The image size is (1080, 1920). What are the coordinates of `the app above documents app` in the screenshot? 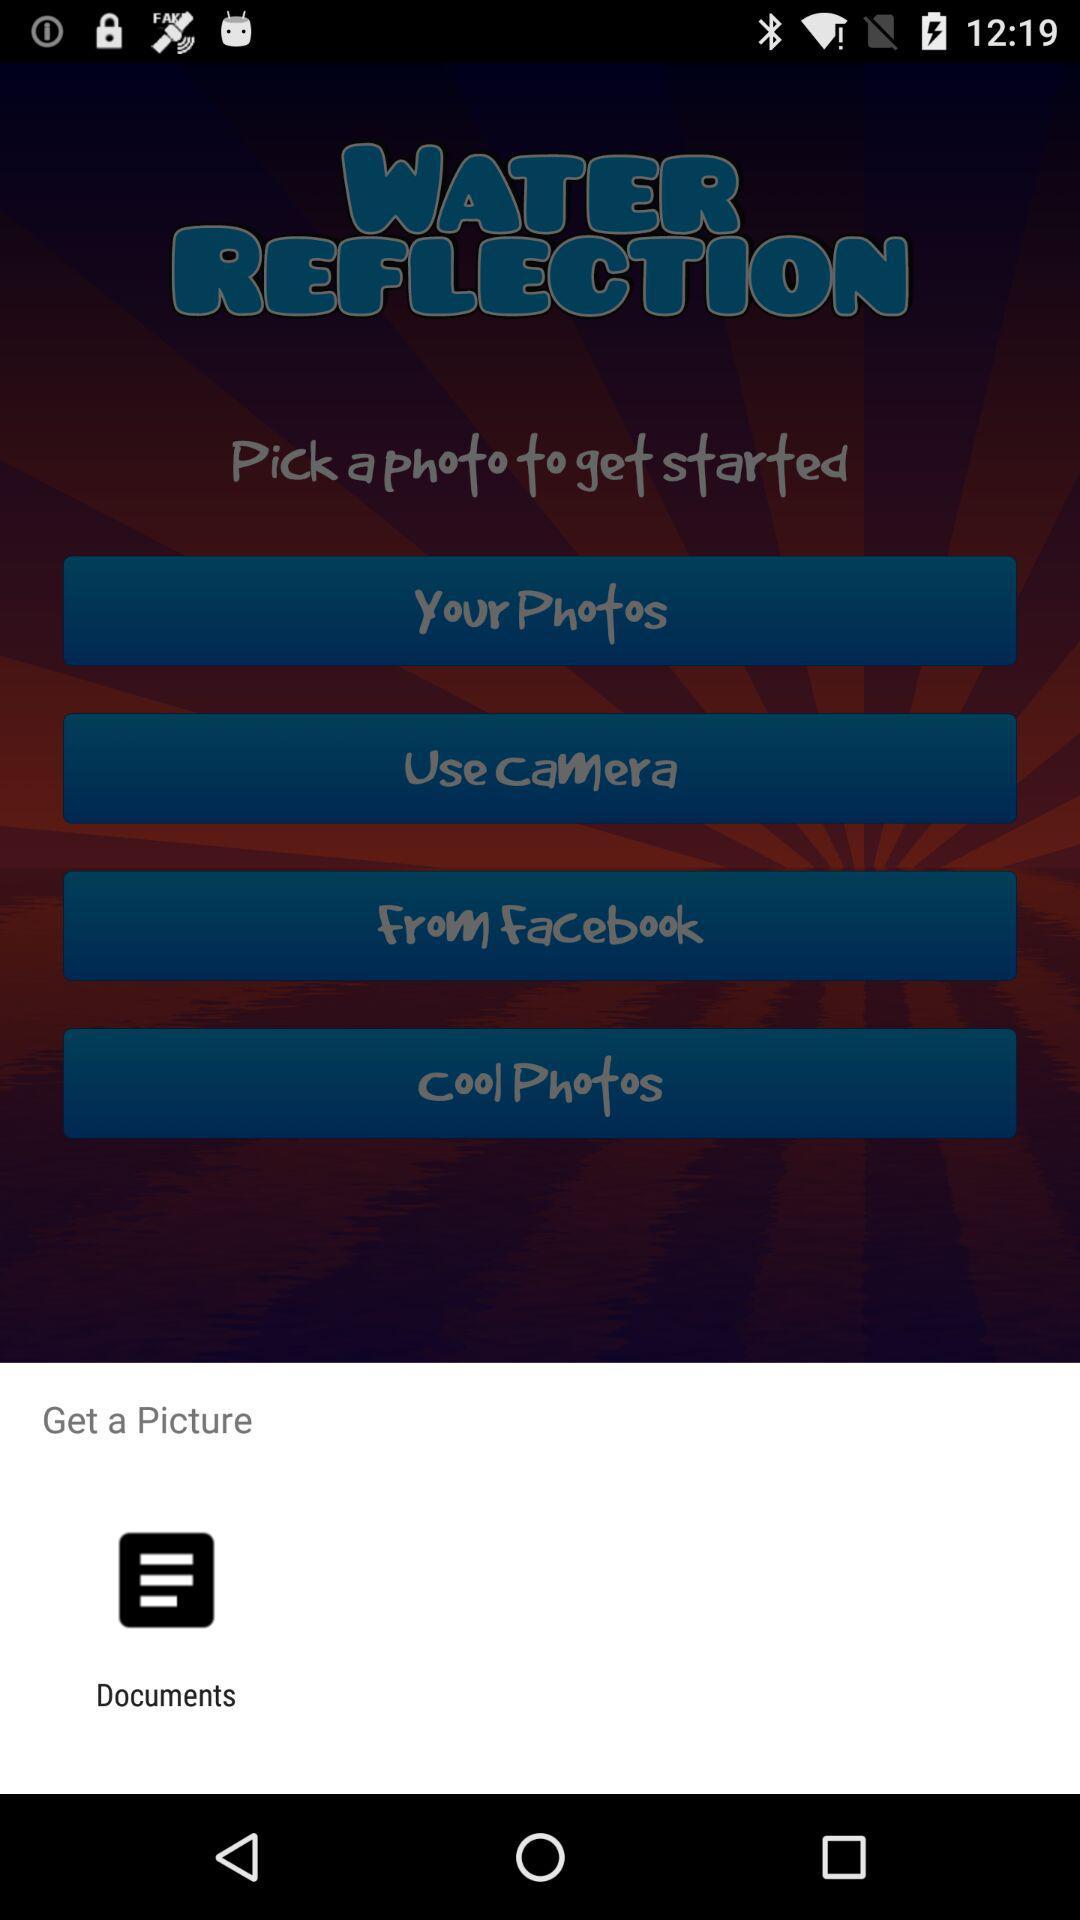 It's located at (165, 1579).